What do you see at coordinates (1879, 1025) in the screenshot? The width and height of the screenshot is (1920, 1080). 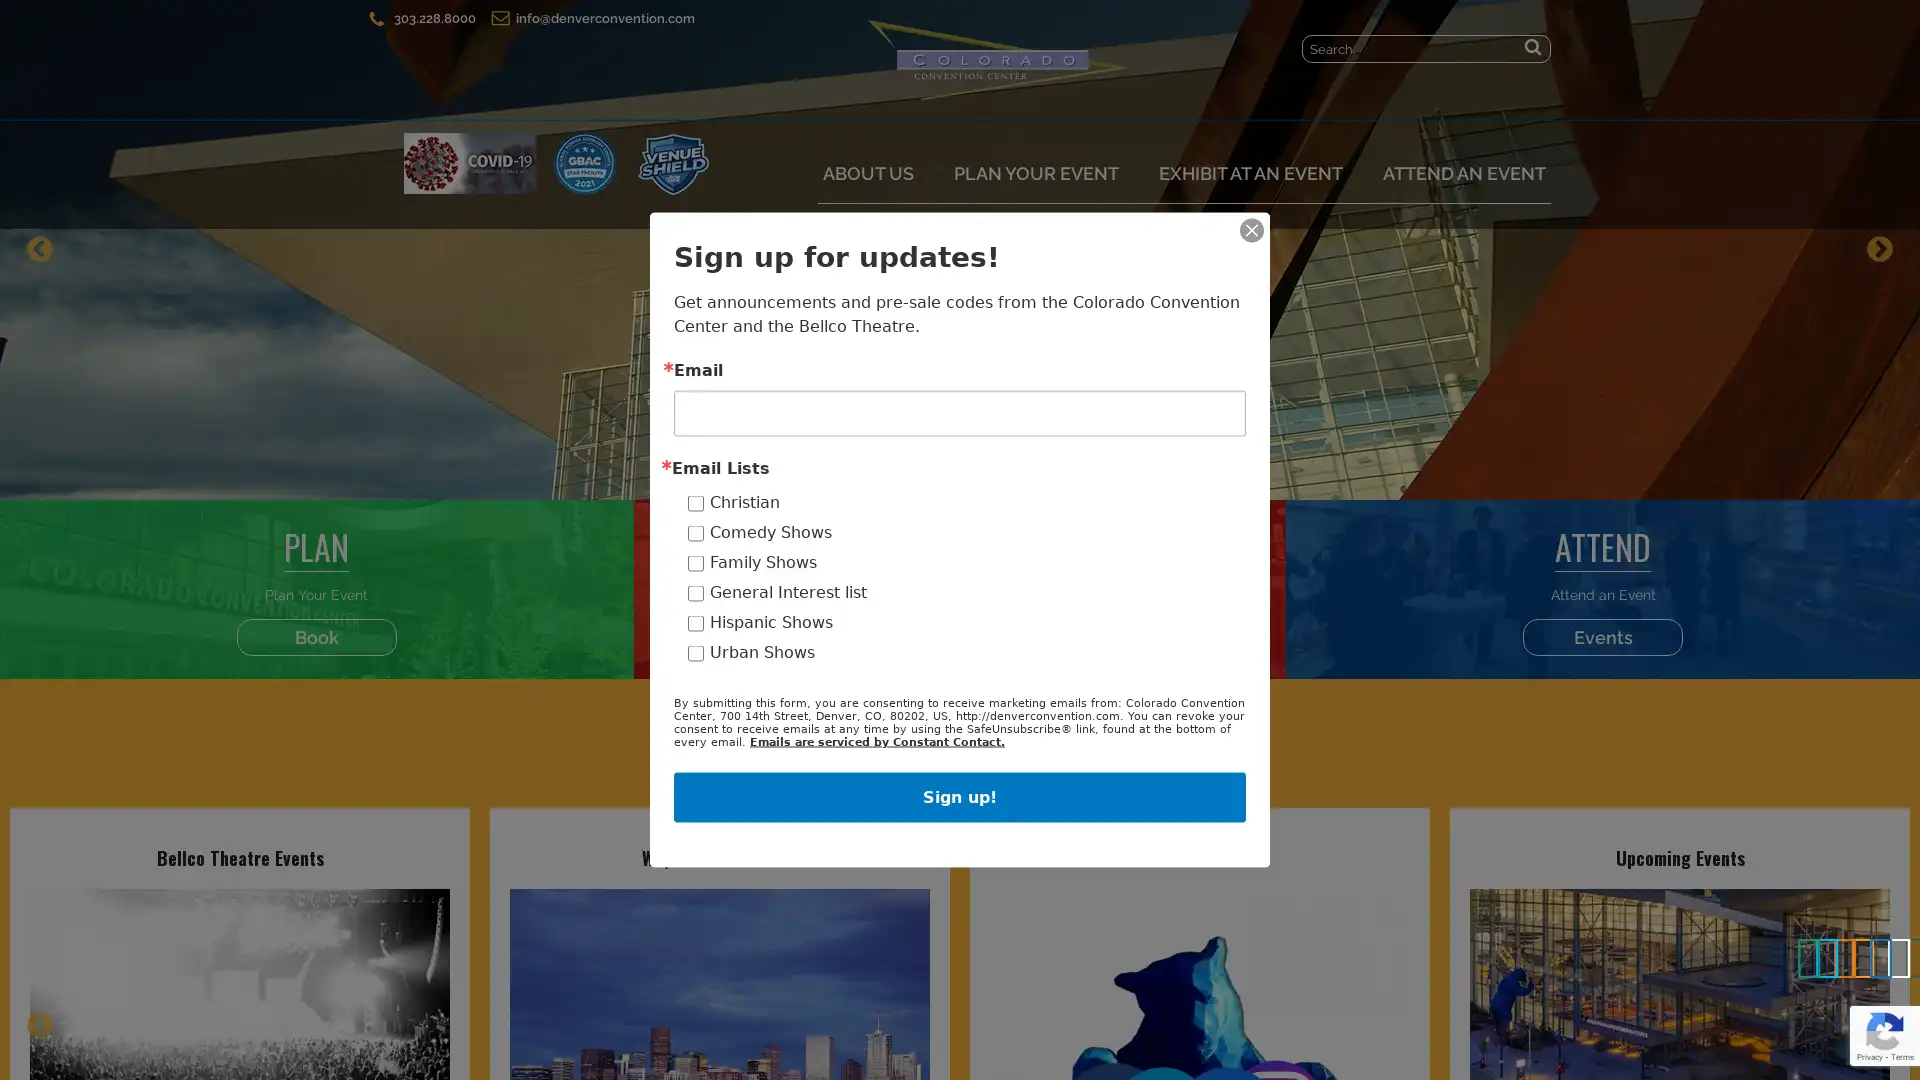 I see `Next` at bounding box center [1879, 1025].